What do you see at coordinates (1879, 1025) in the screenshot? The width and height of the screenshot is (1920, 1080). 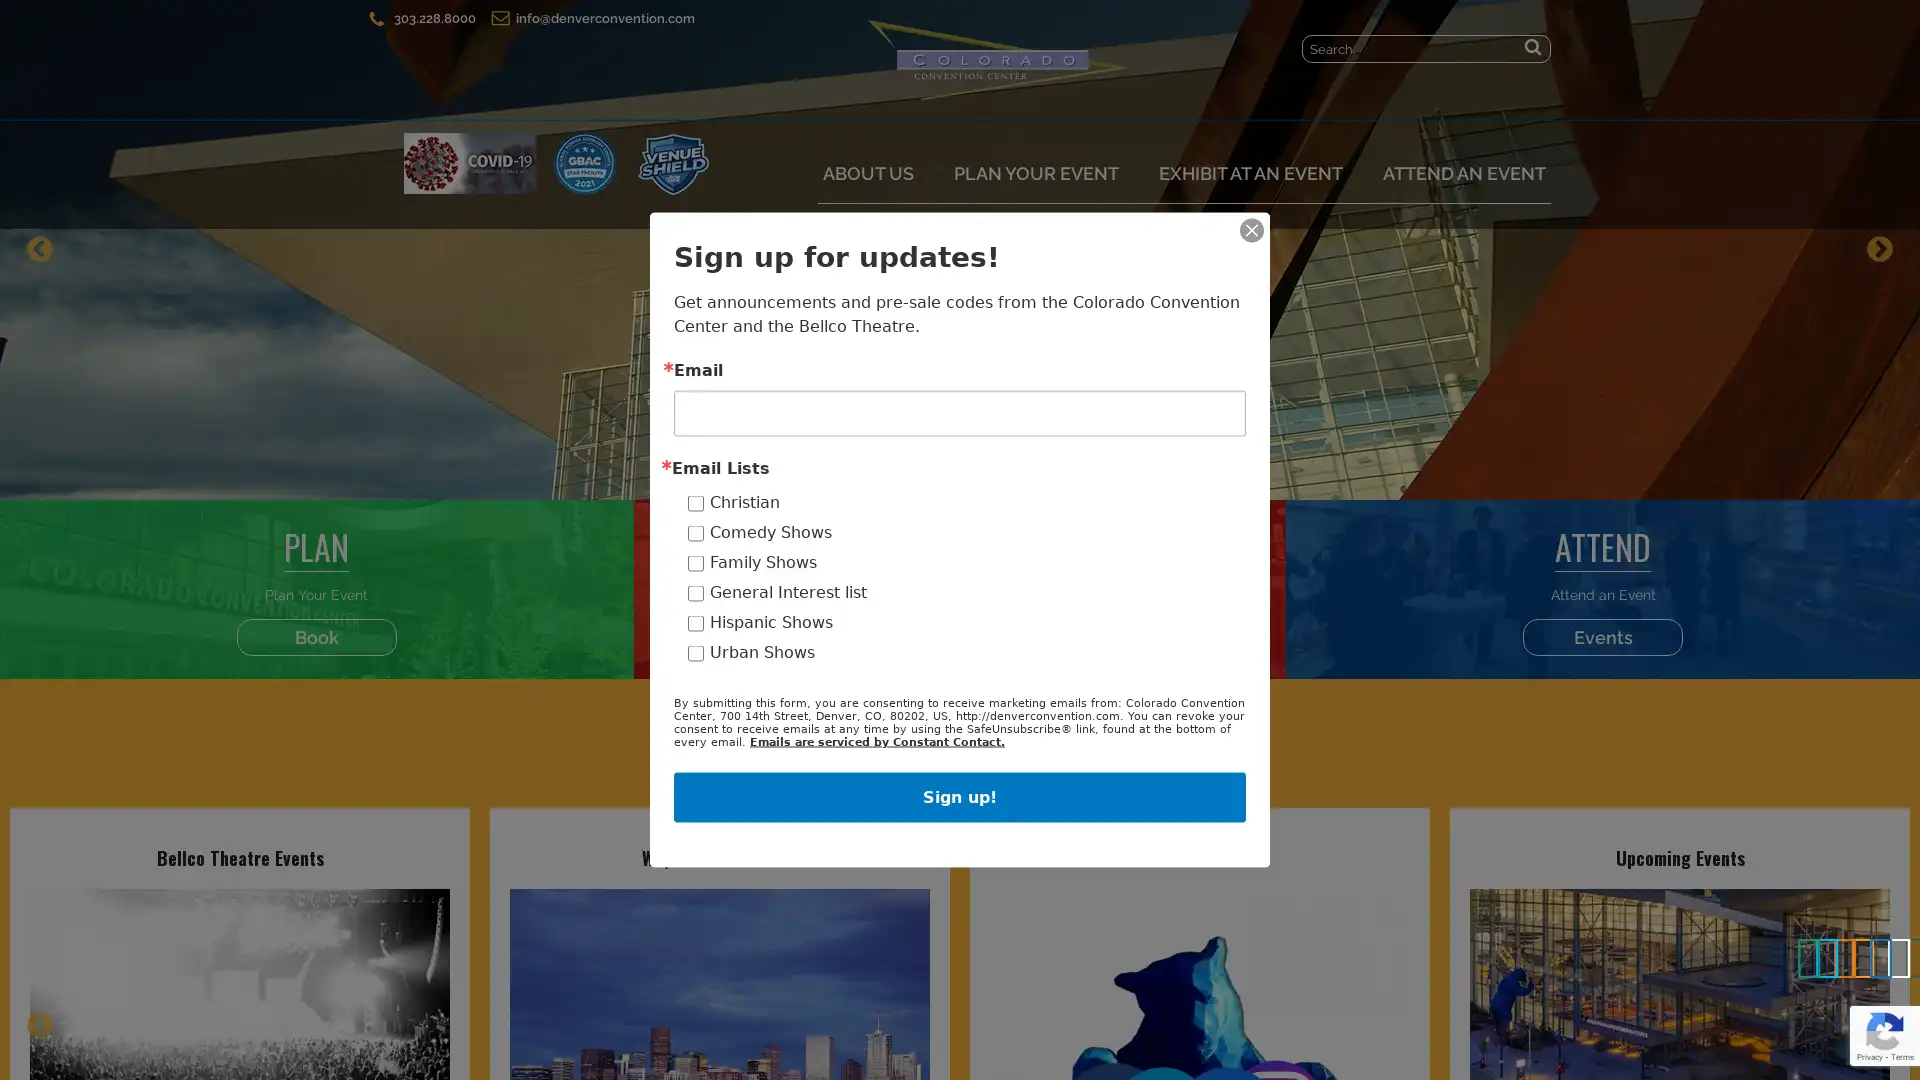 I see `Next` at bounding box center [1879, 1025].